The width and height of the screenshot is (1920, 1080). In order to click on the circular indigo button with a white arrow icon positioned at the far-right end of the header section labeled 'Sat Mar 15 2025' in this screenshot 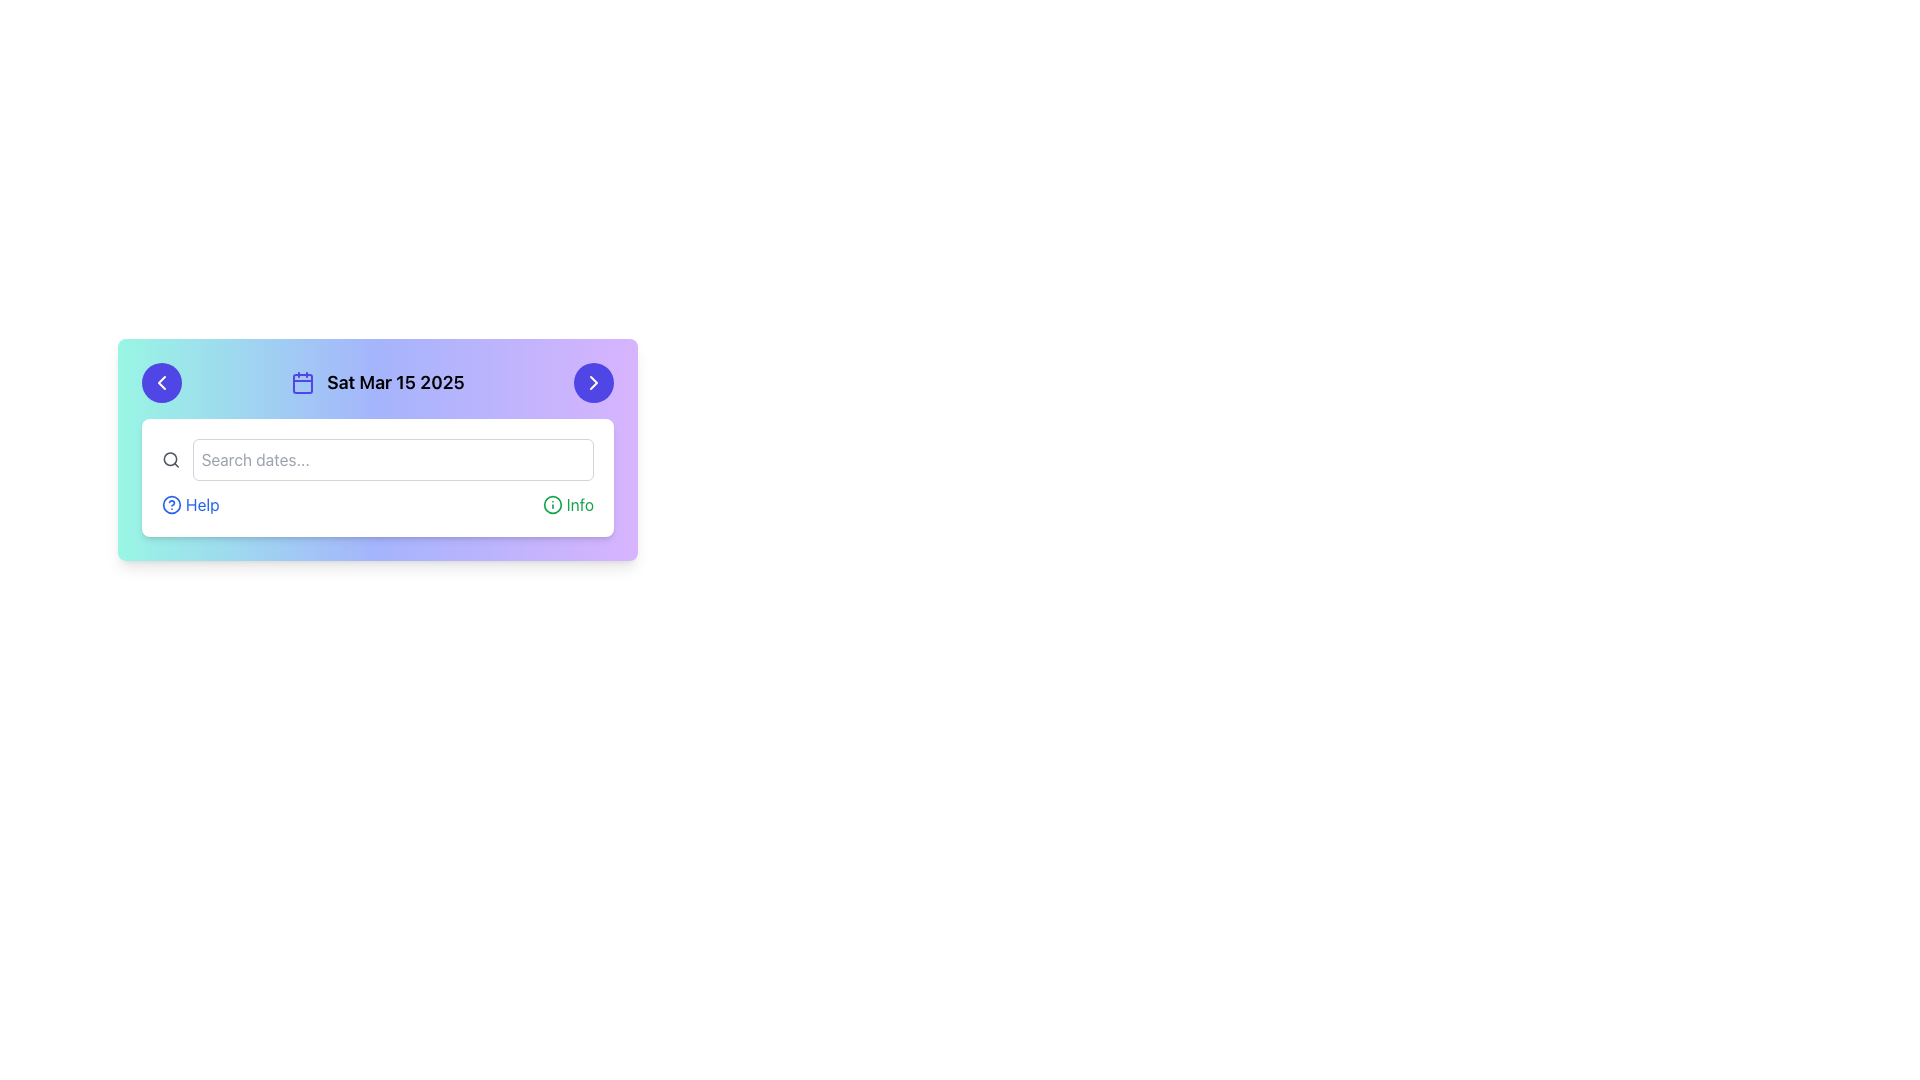, I will do `click(593, 382)`.